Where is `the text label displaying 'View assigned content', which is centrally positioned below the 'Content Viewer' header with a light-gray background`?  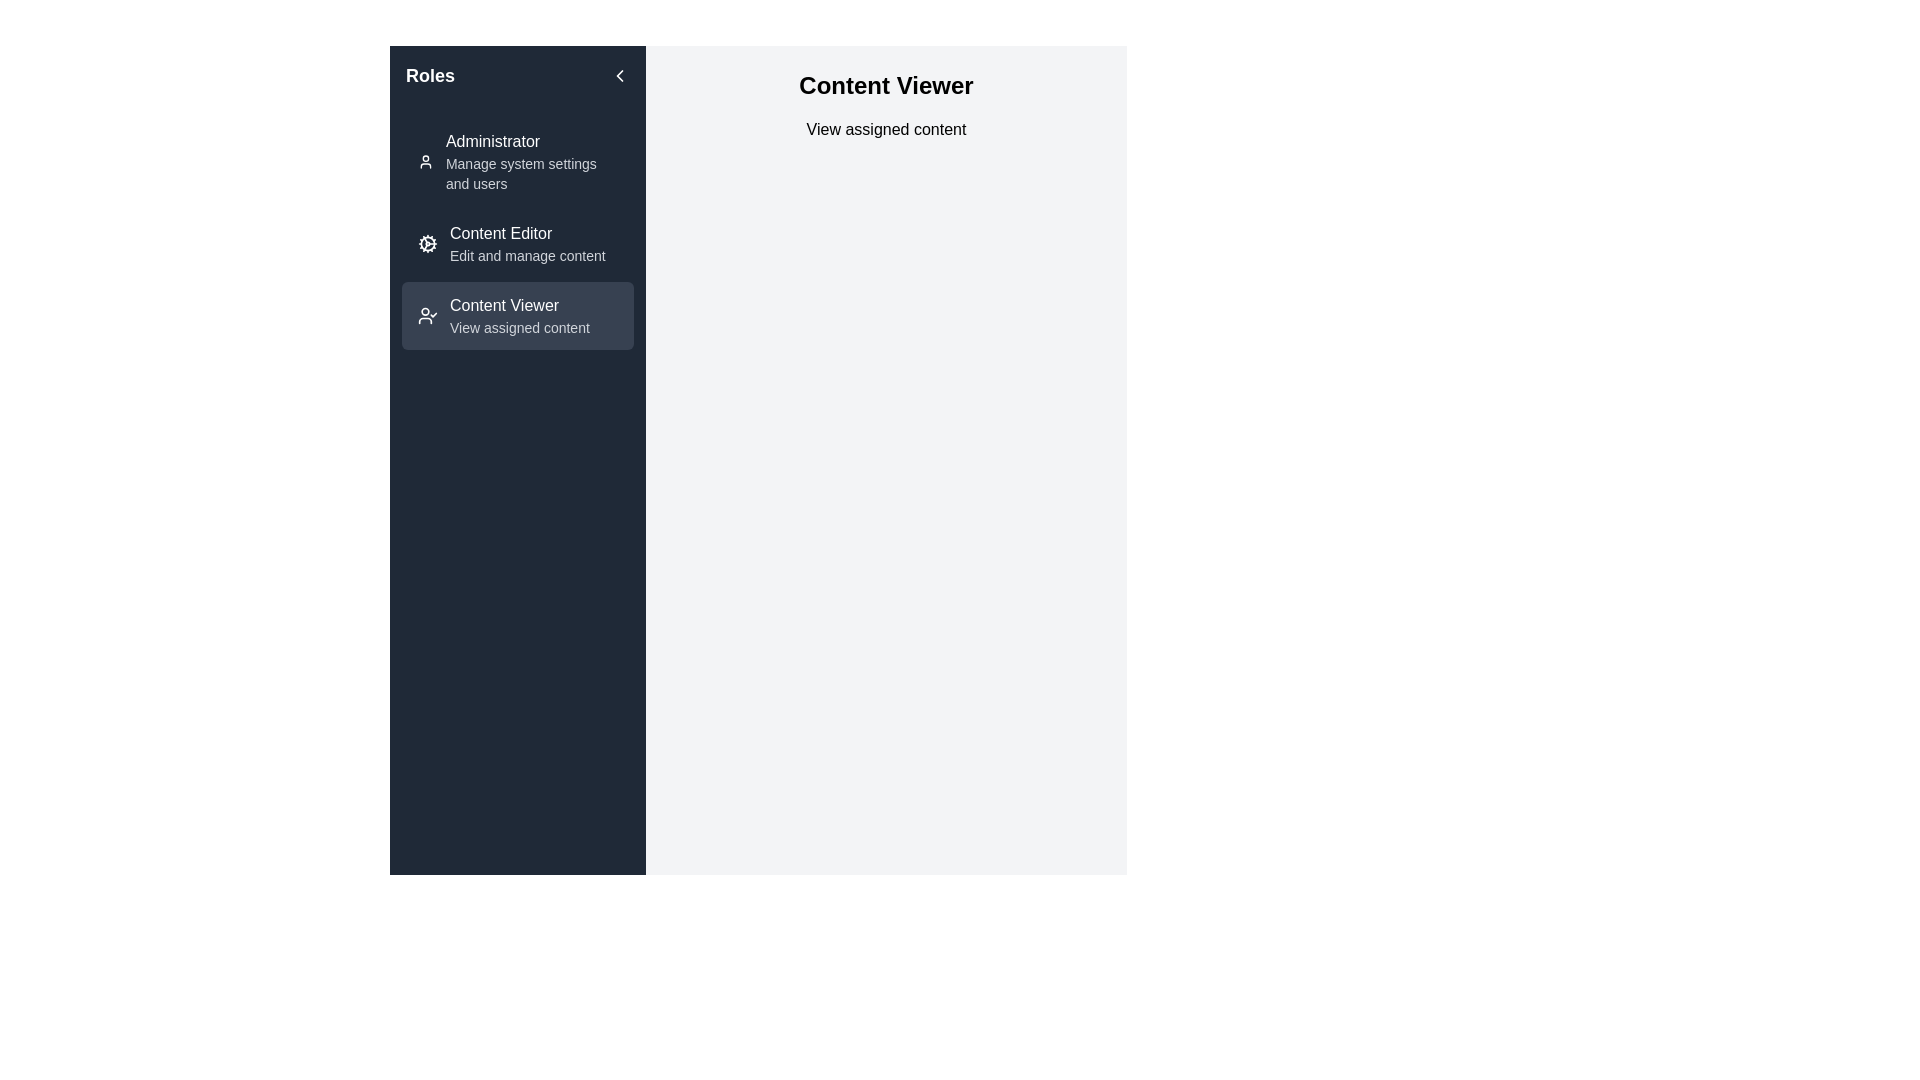 the text label displaying 'View assigned content', which is centrally positioned below the 'Content Viewer' header with a light-gray background is located at coordinates (885, 130).